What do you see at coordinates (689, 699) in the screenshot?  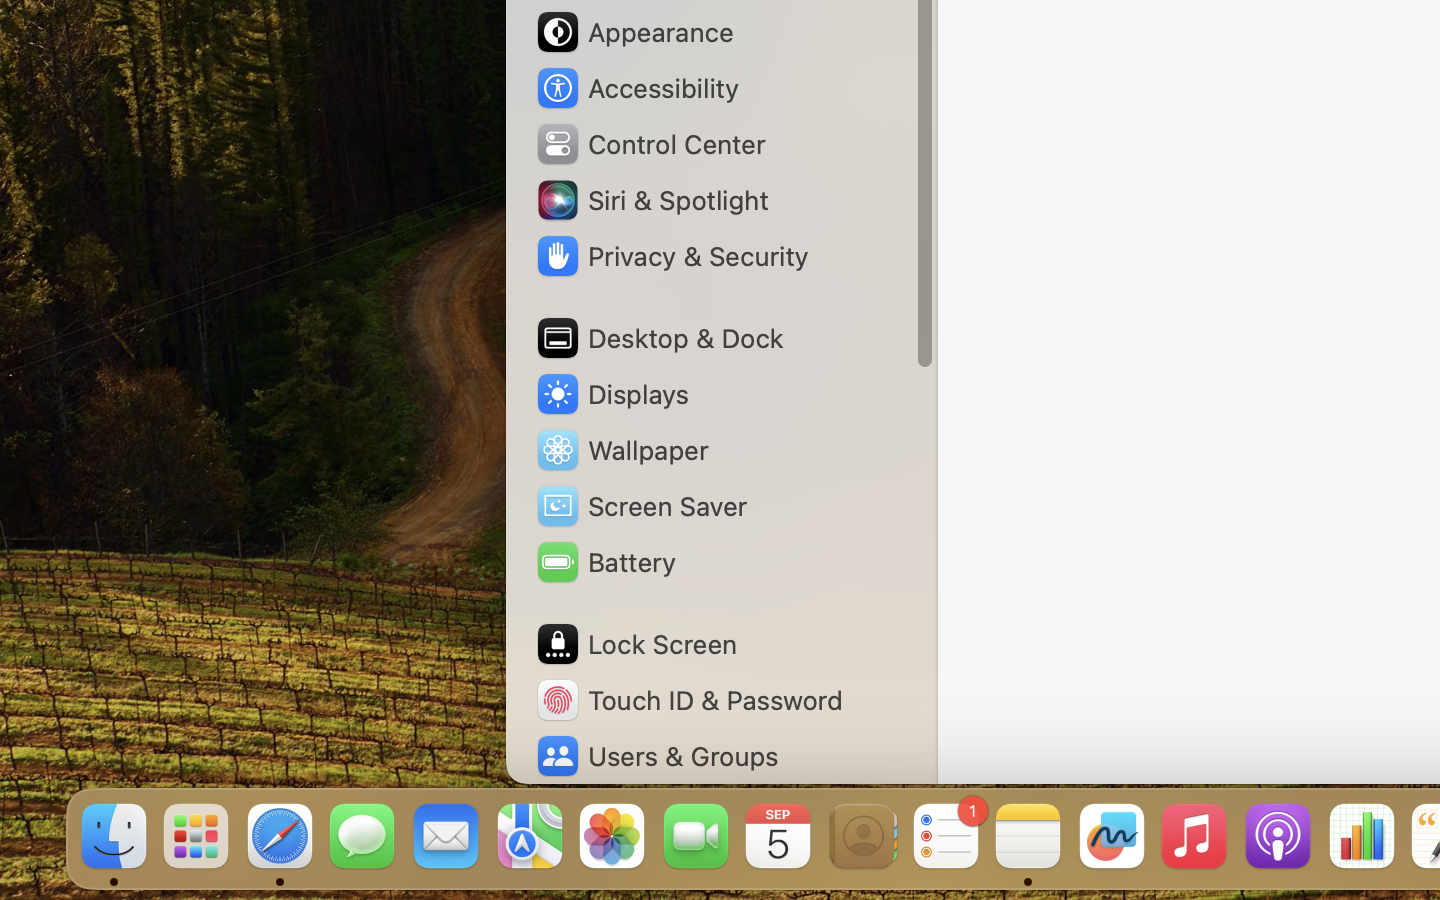 I see `'Touch ID & Password'` at bounding box center [689, 699].